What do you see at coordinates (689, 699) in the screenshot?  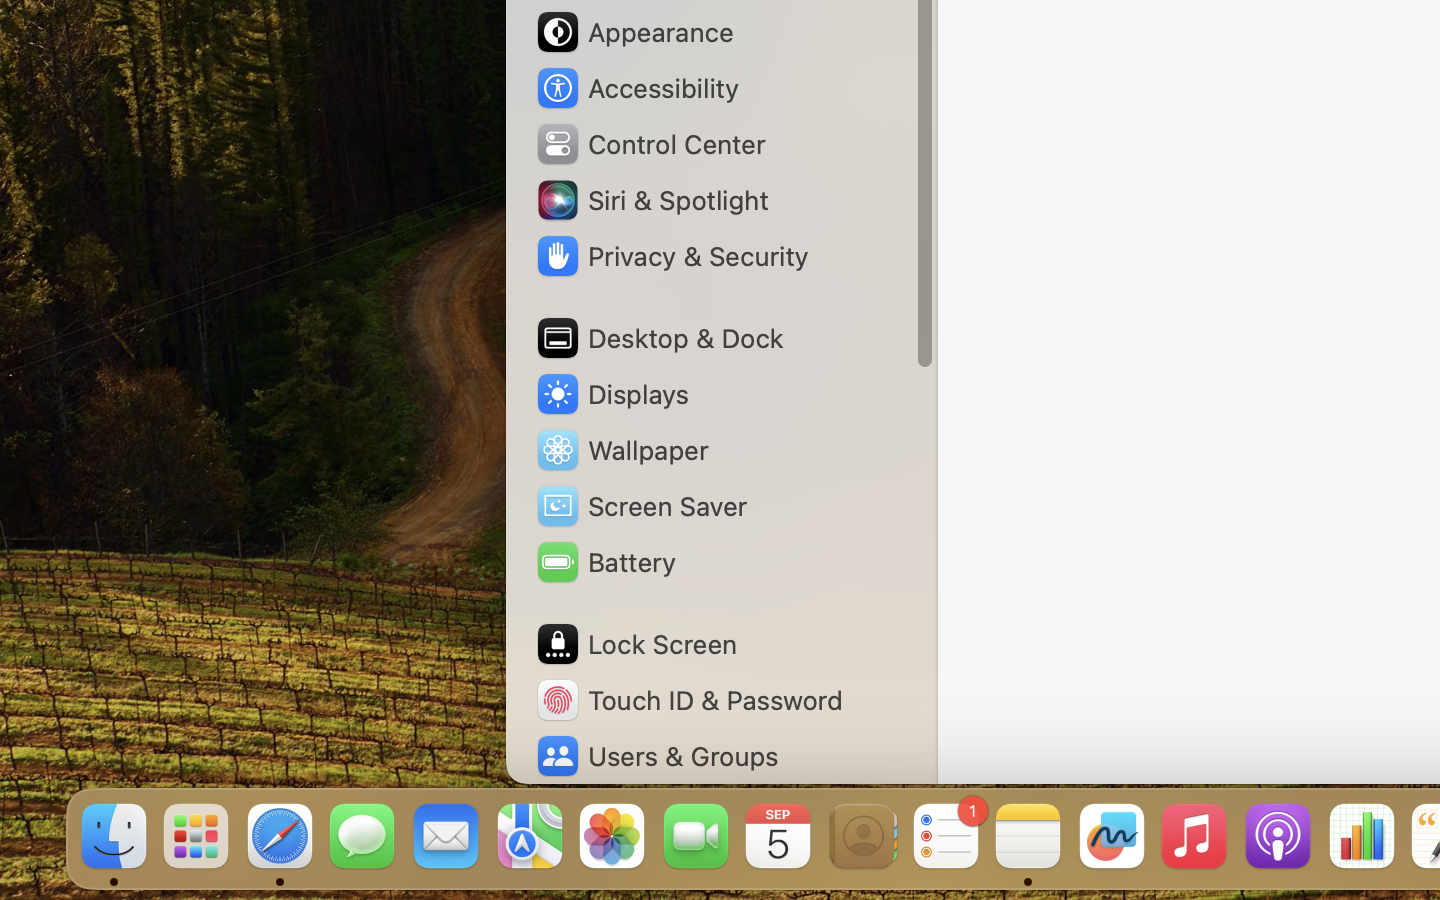 I see `'Touch ID & Password'` at bounding box center [689, 699].